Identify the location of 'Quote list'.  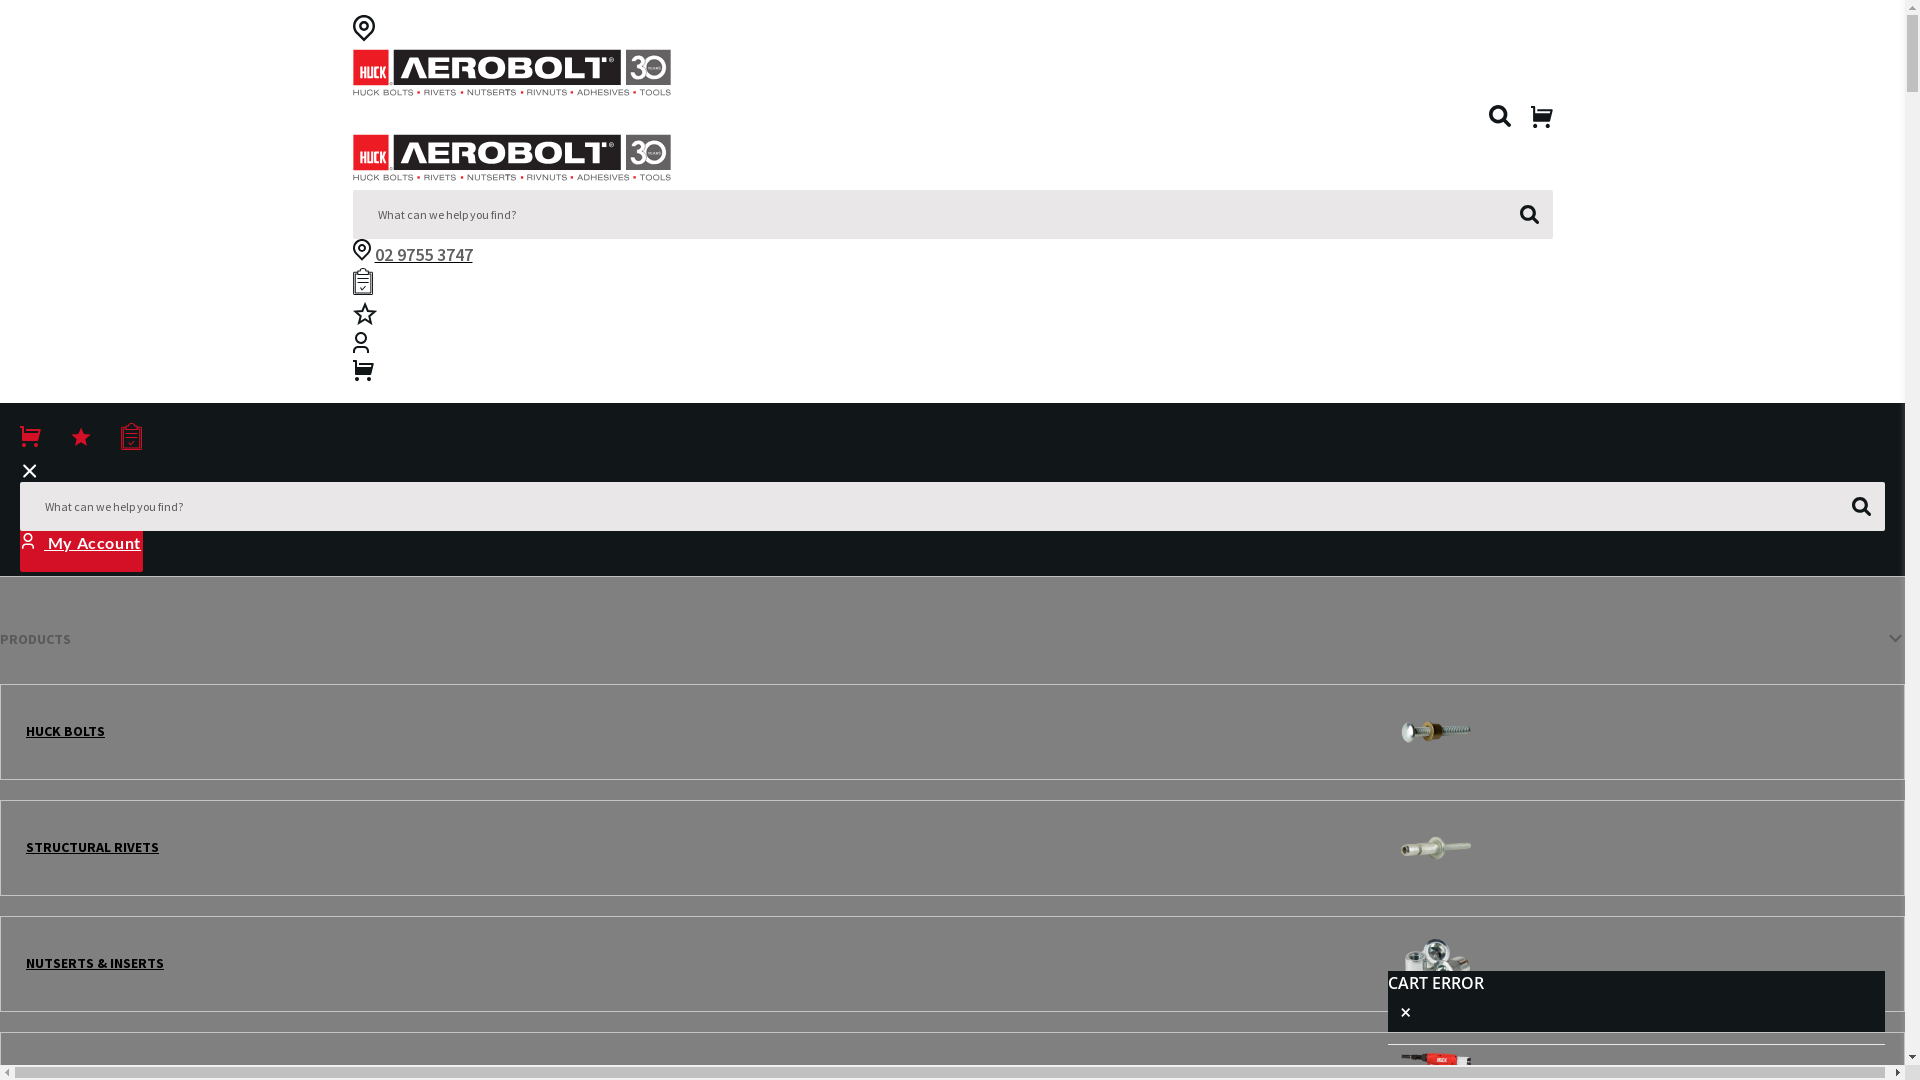
(351, 285).